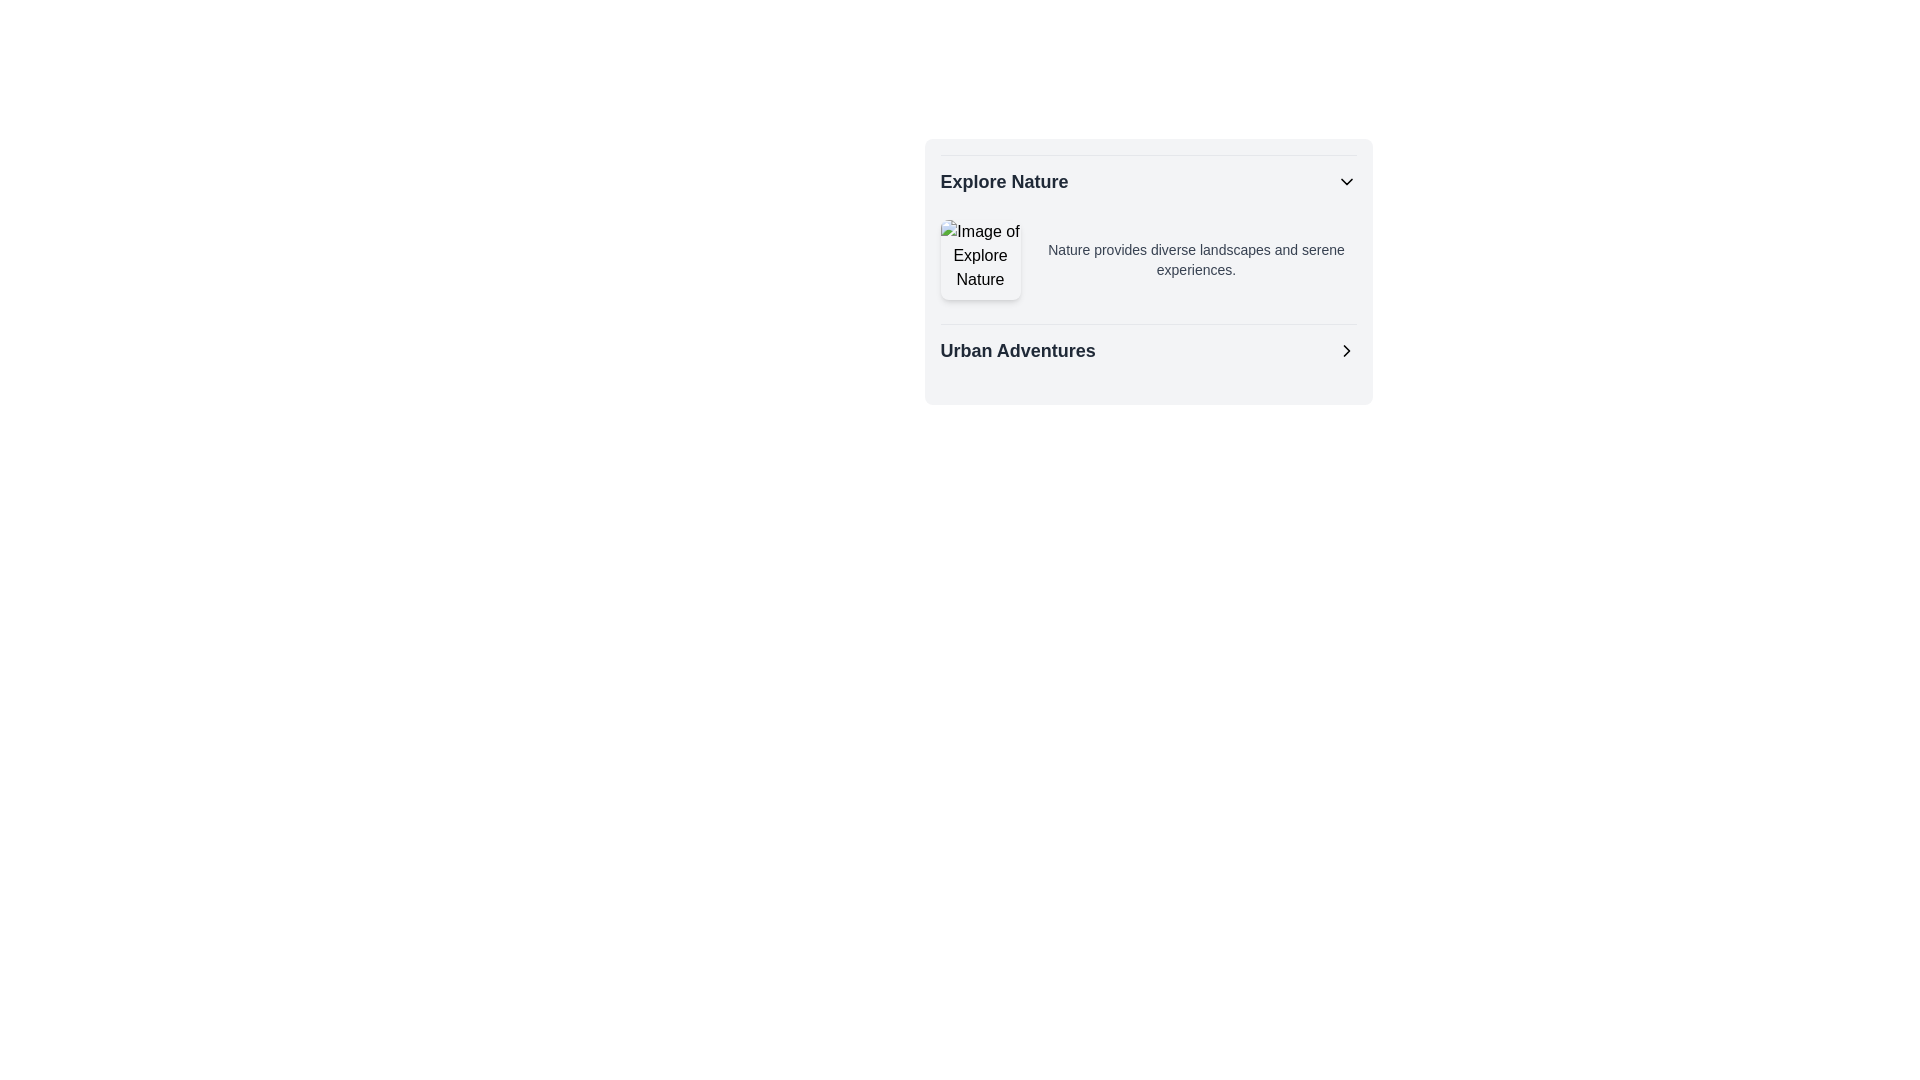  Describe the element at coordinates (1346, 350) in the screenshot. I see `the right-pointing chevron icon indicating navigational action for the 'Urban Adventures' section` at that location.